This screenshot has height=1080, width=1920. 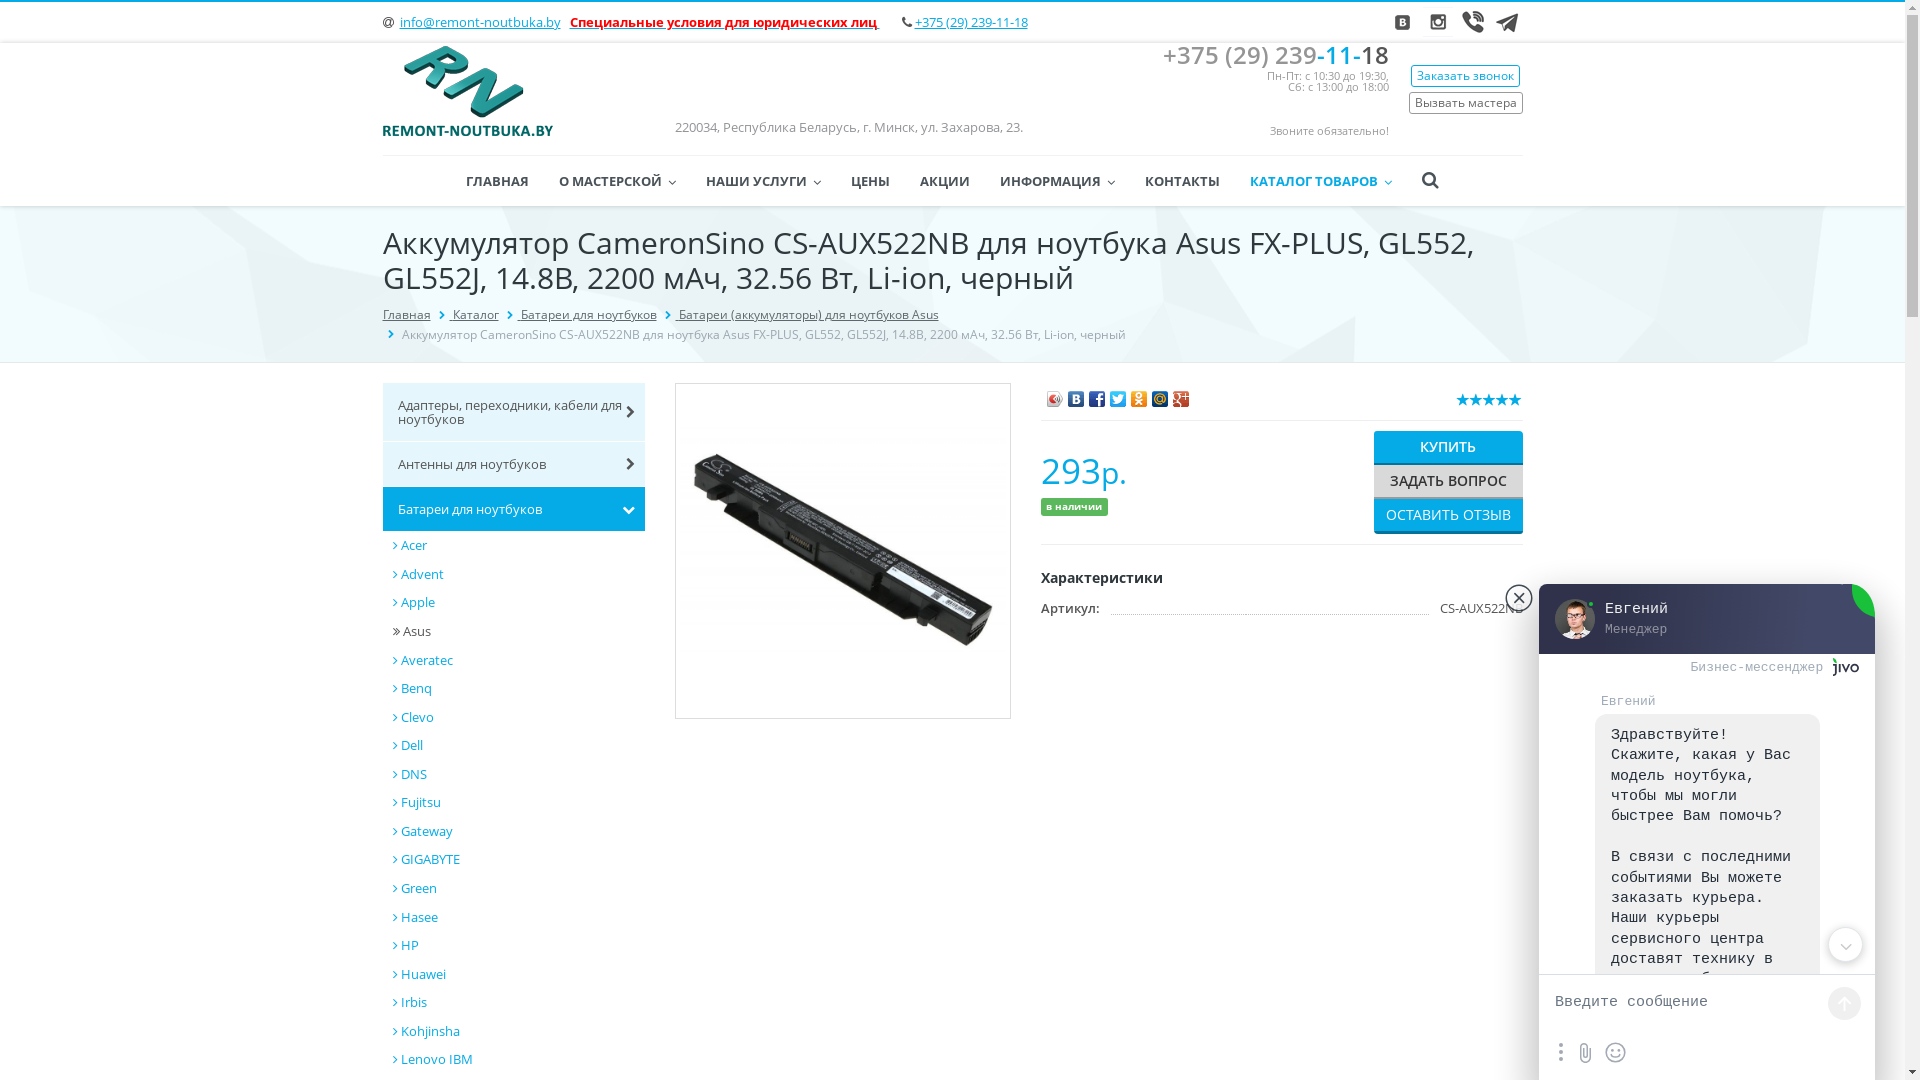 I want to click on 'Advent', so click(x=518, y=574).